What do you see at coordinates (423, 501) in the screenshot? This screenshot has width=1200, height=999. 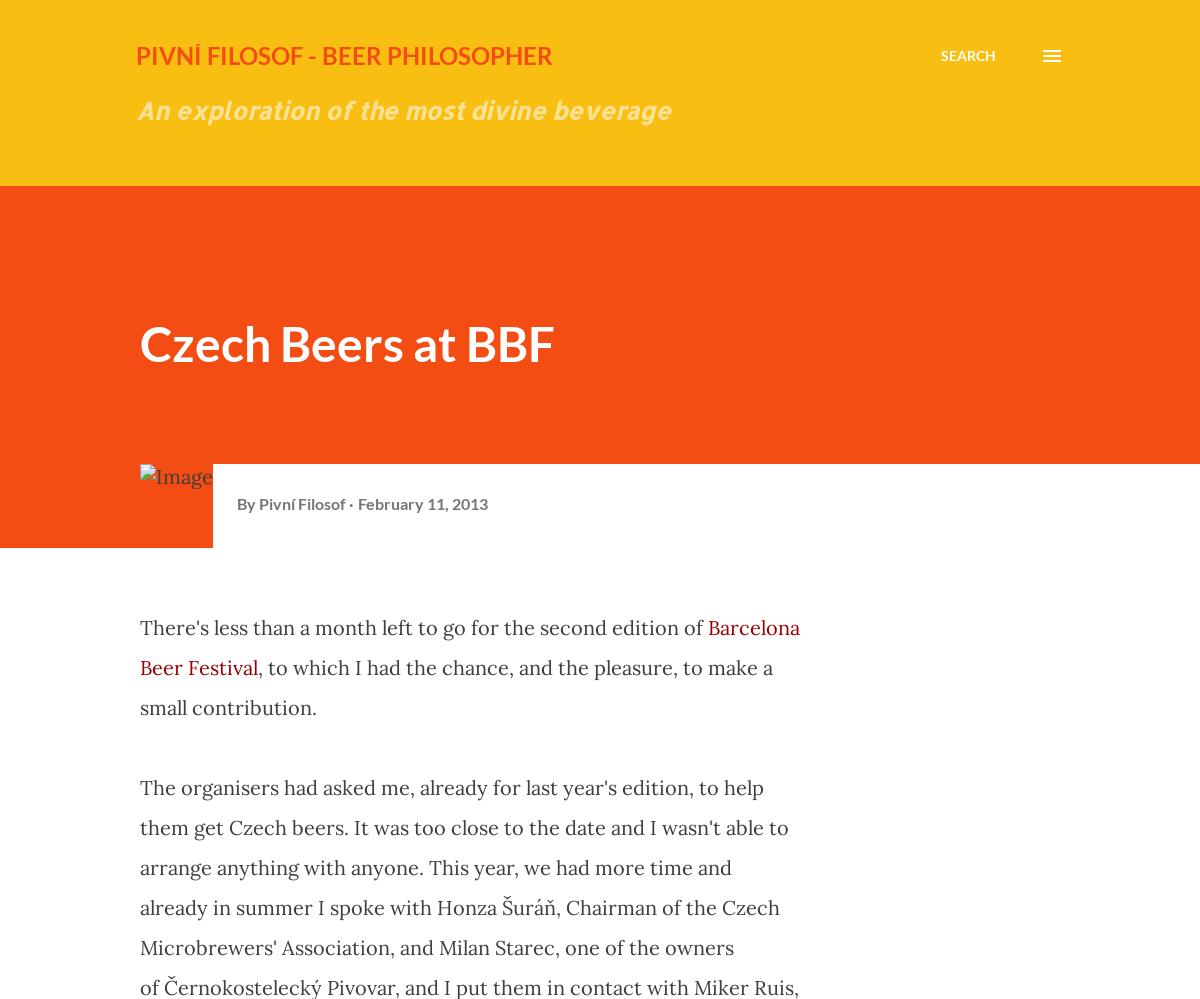 I see `'February 11, 2013'` at bounding box center [423, 501].